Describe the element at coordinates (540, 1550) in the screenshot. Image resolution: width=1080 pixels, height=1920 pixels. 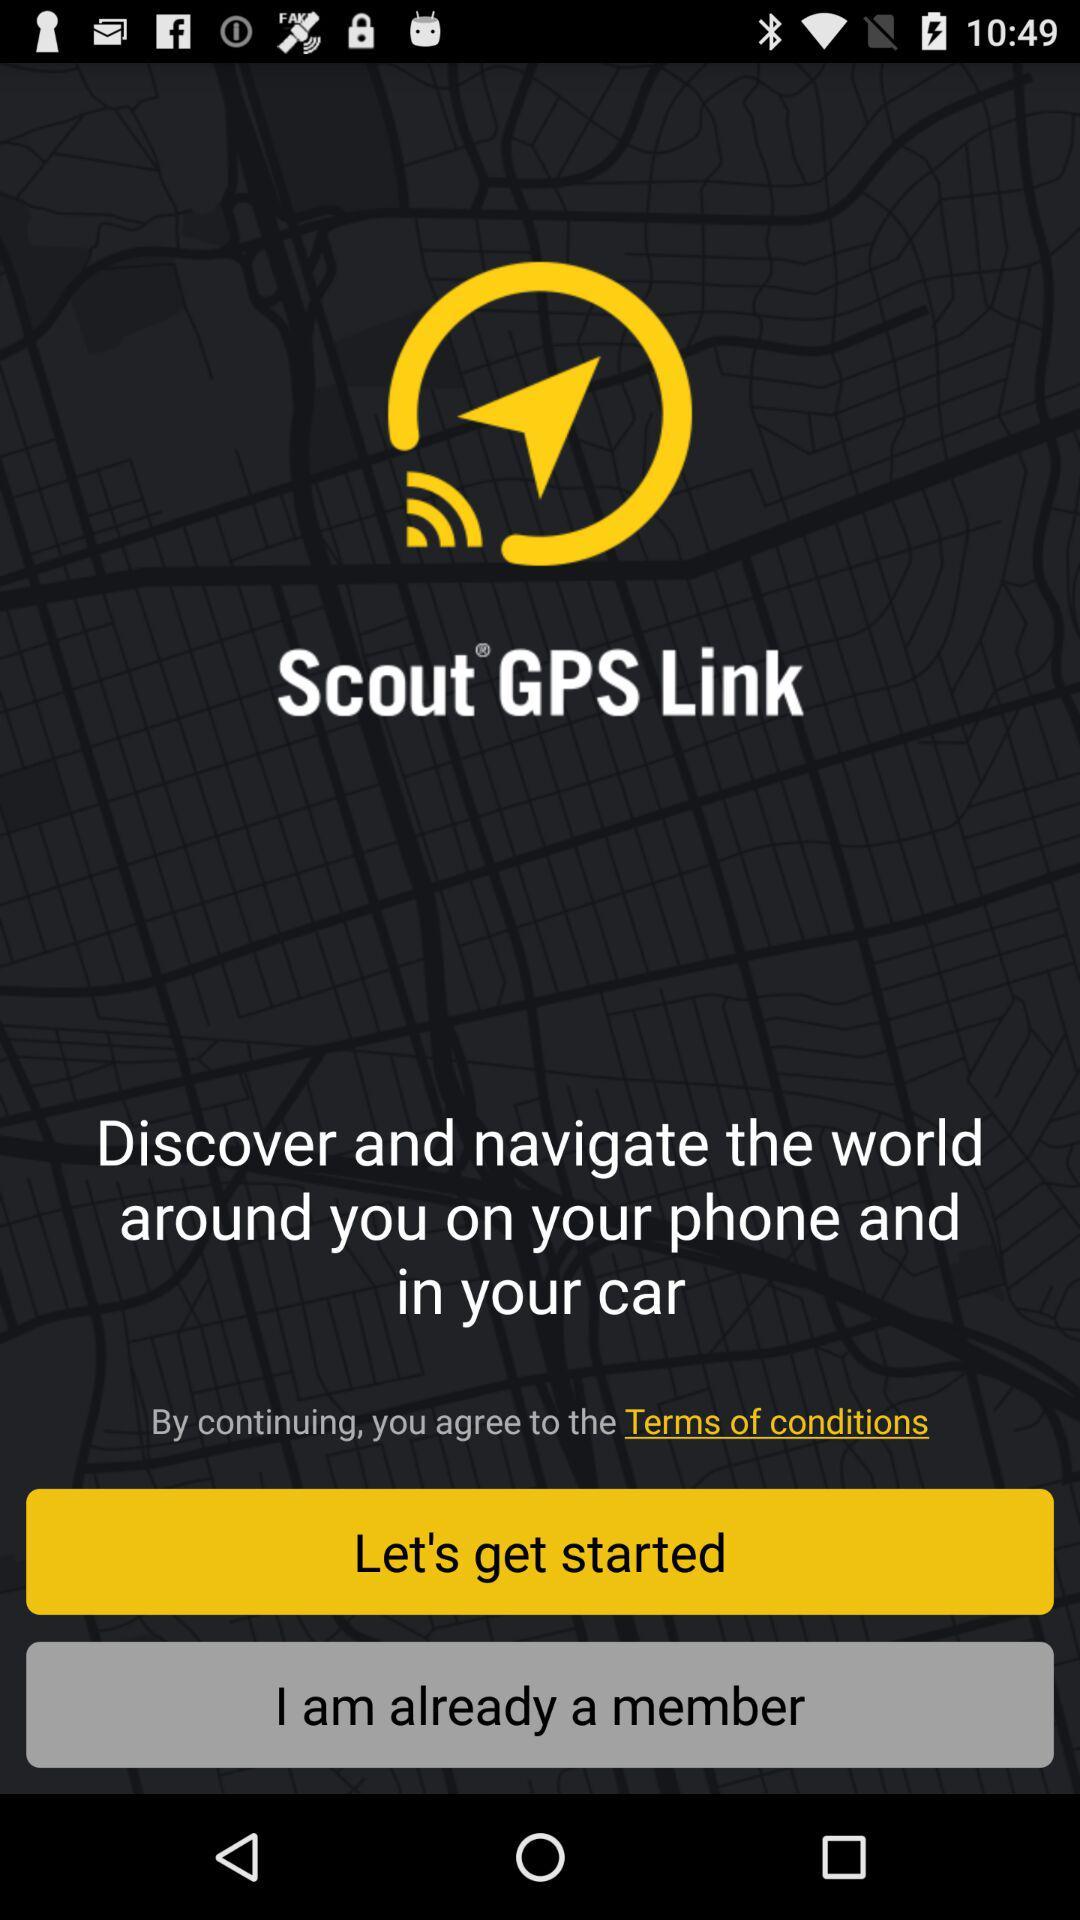
I see `let s get icon` at that location.